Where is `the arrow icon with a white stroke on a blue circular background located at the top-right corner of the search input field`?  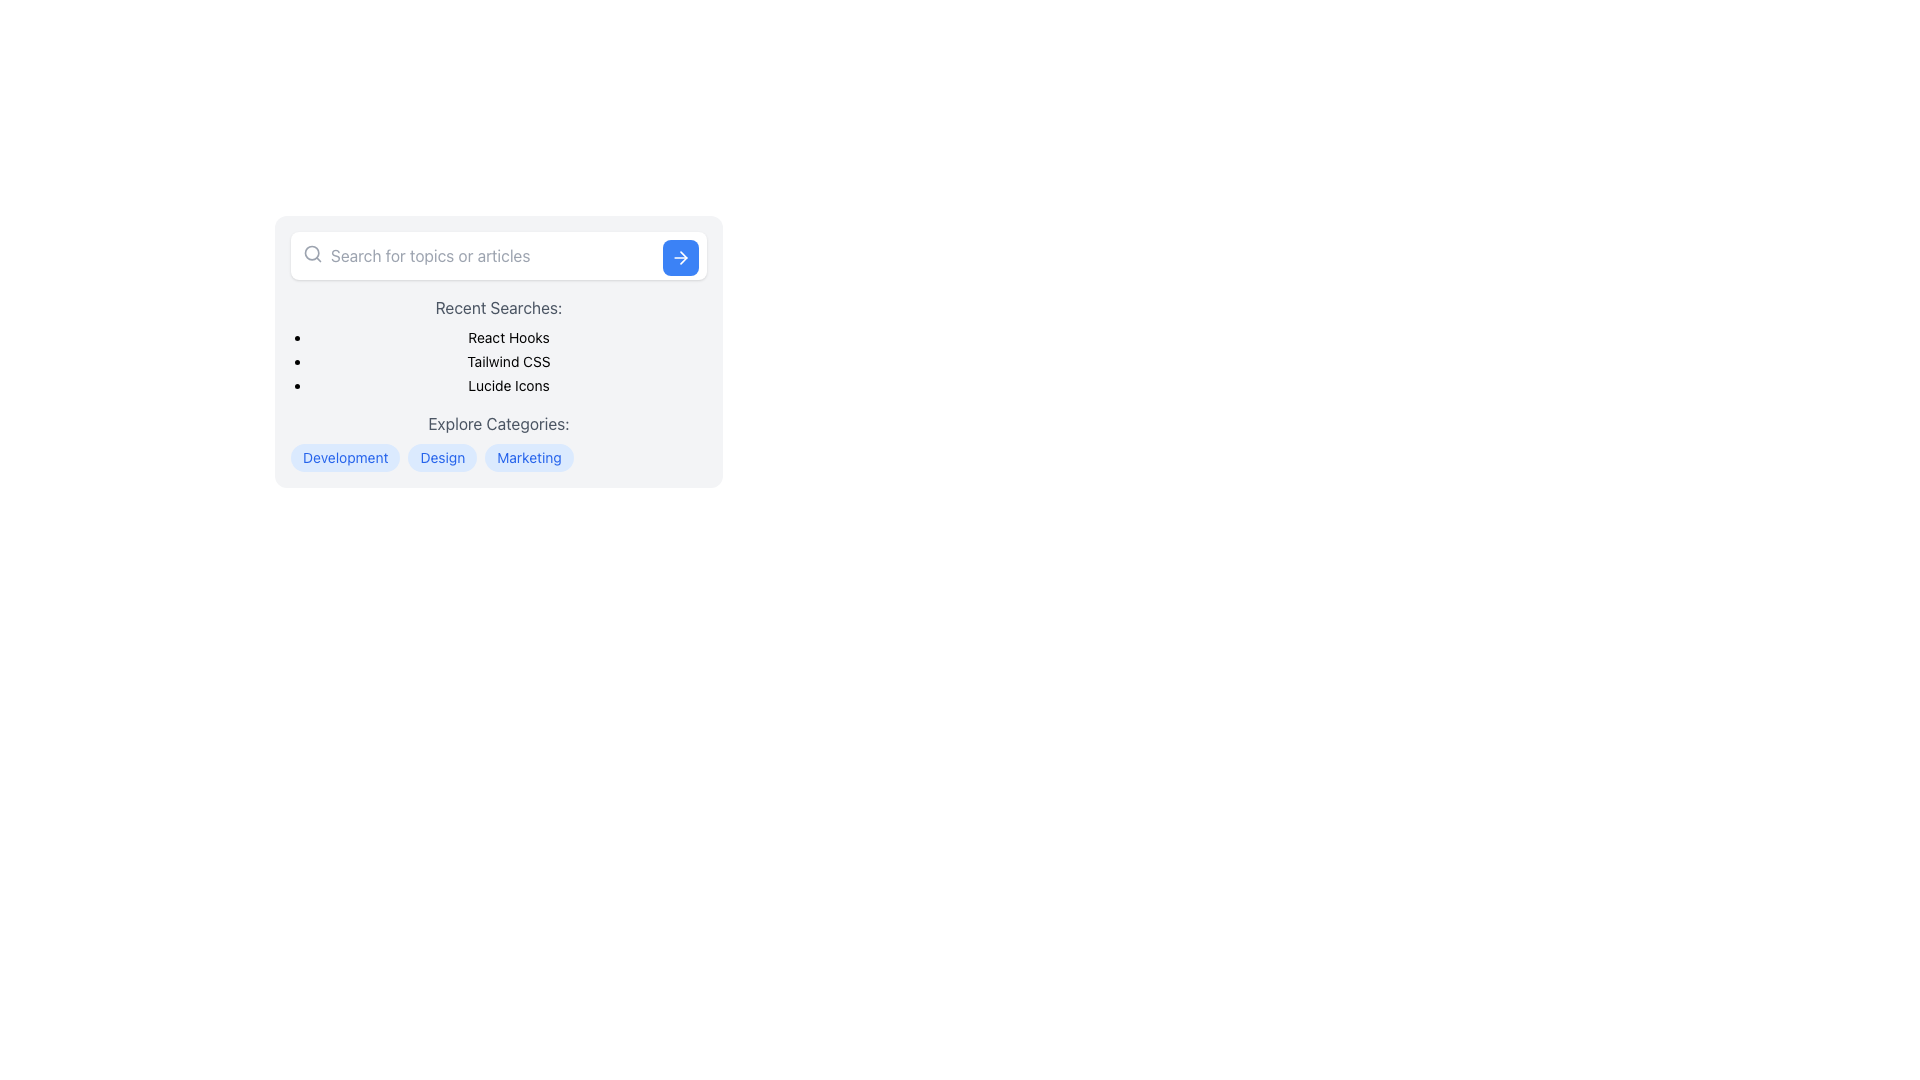 the arrow icon with a white stroke on a blue circular background located at the top-right corner of the search input field is located at coordinates (681, 257).